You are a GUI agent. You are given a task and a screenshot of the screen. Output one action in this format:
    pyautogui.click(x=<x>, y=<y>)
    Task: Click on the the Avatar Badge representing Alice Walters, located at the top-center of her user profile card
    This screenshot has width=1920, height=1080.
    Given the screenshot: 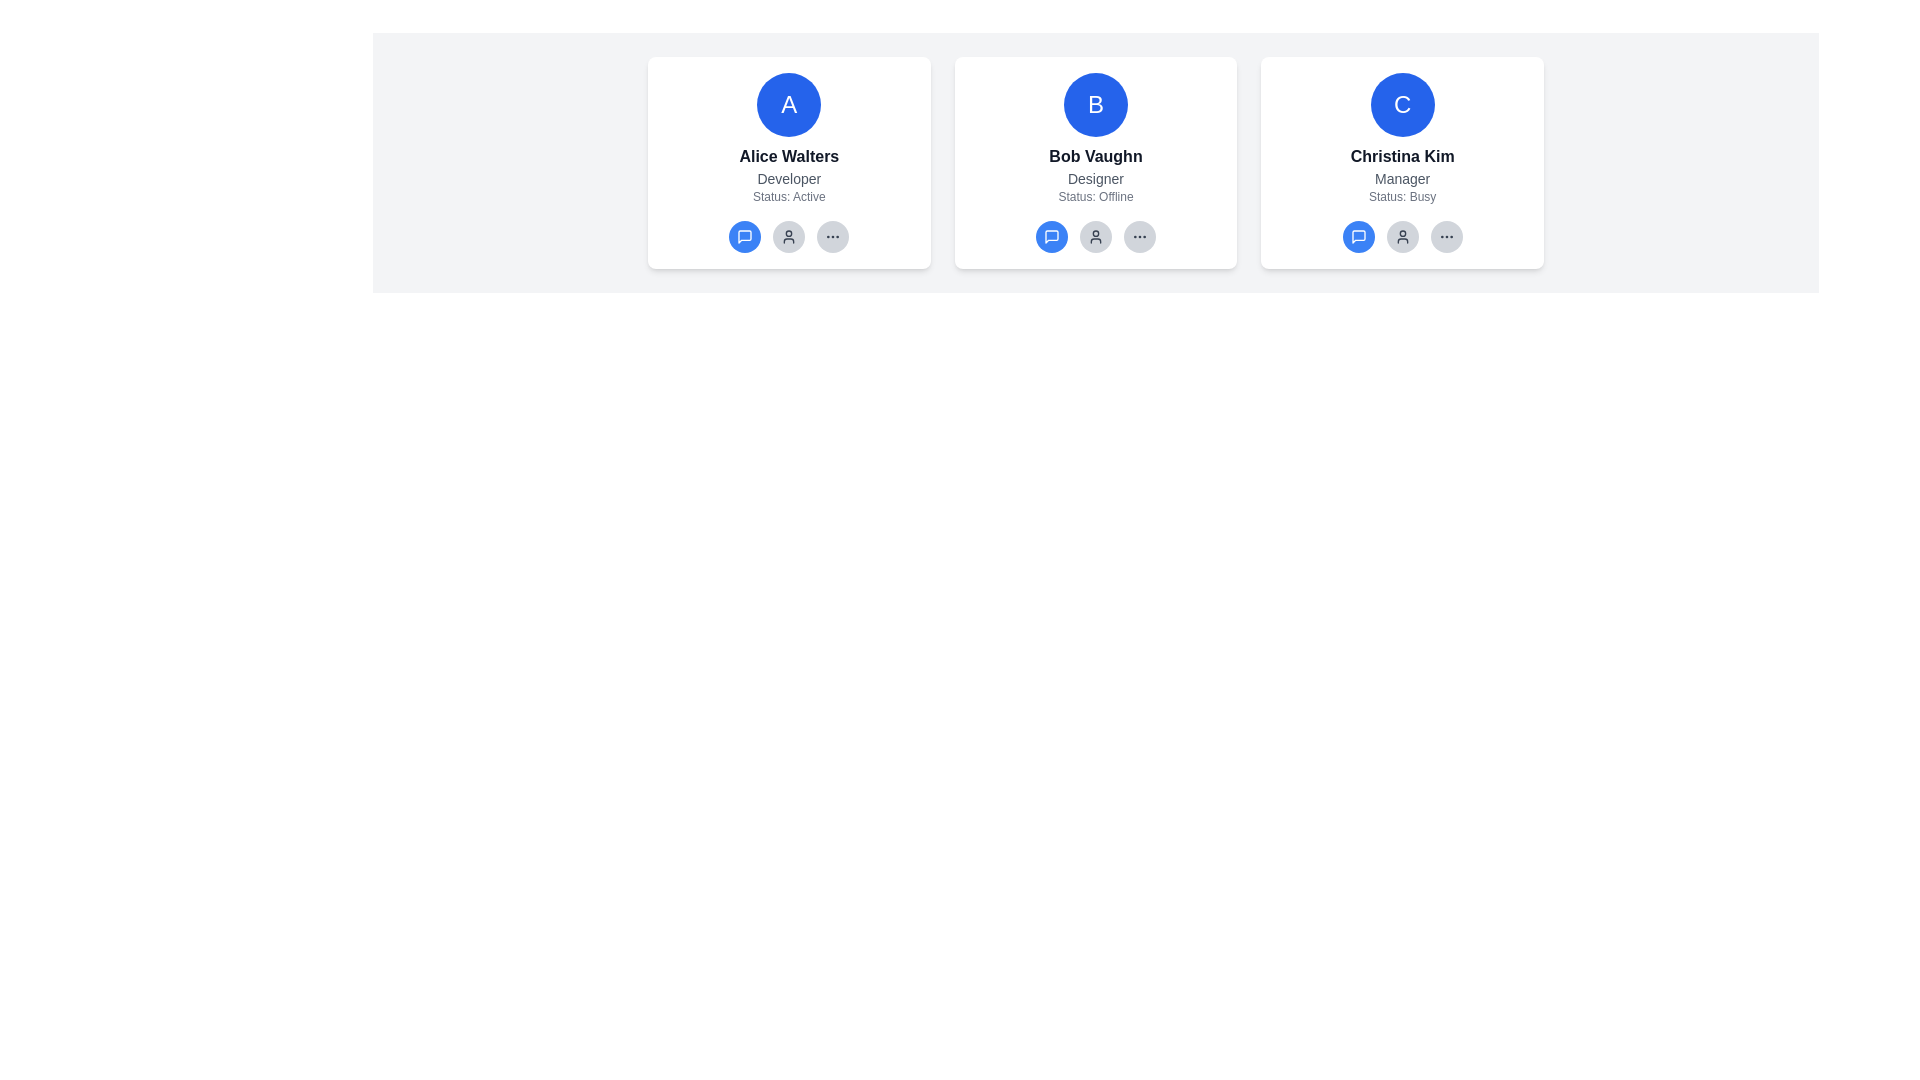 What is the action you would take?
    pyautogui.click(x=788, y=104)
    